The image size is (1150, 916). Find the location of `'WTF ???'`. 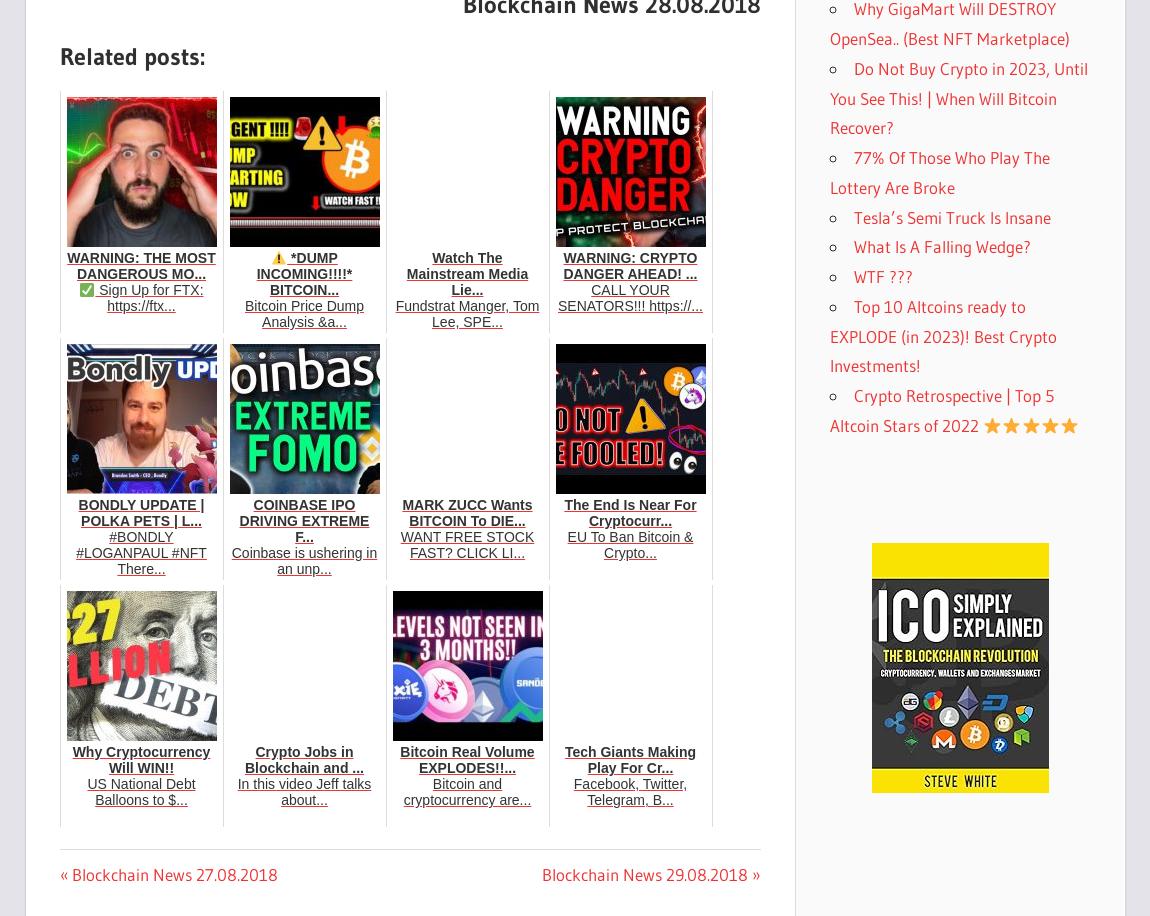

'WTF ???' is located at coordinates (851, 276).